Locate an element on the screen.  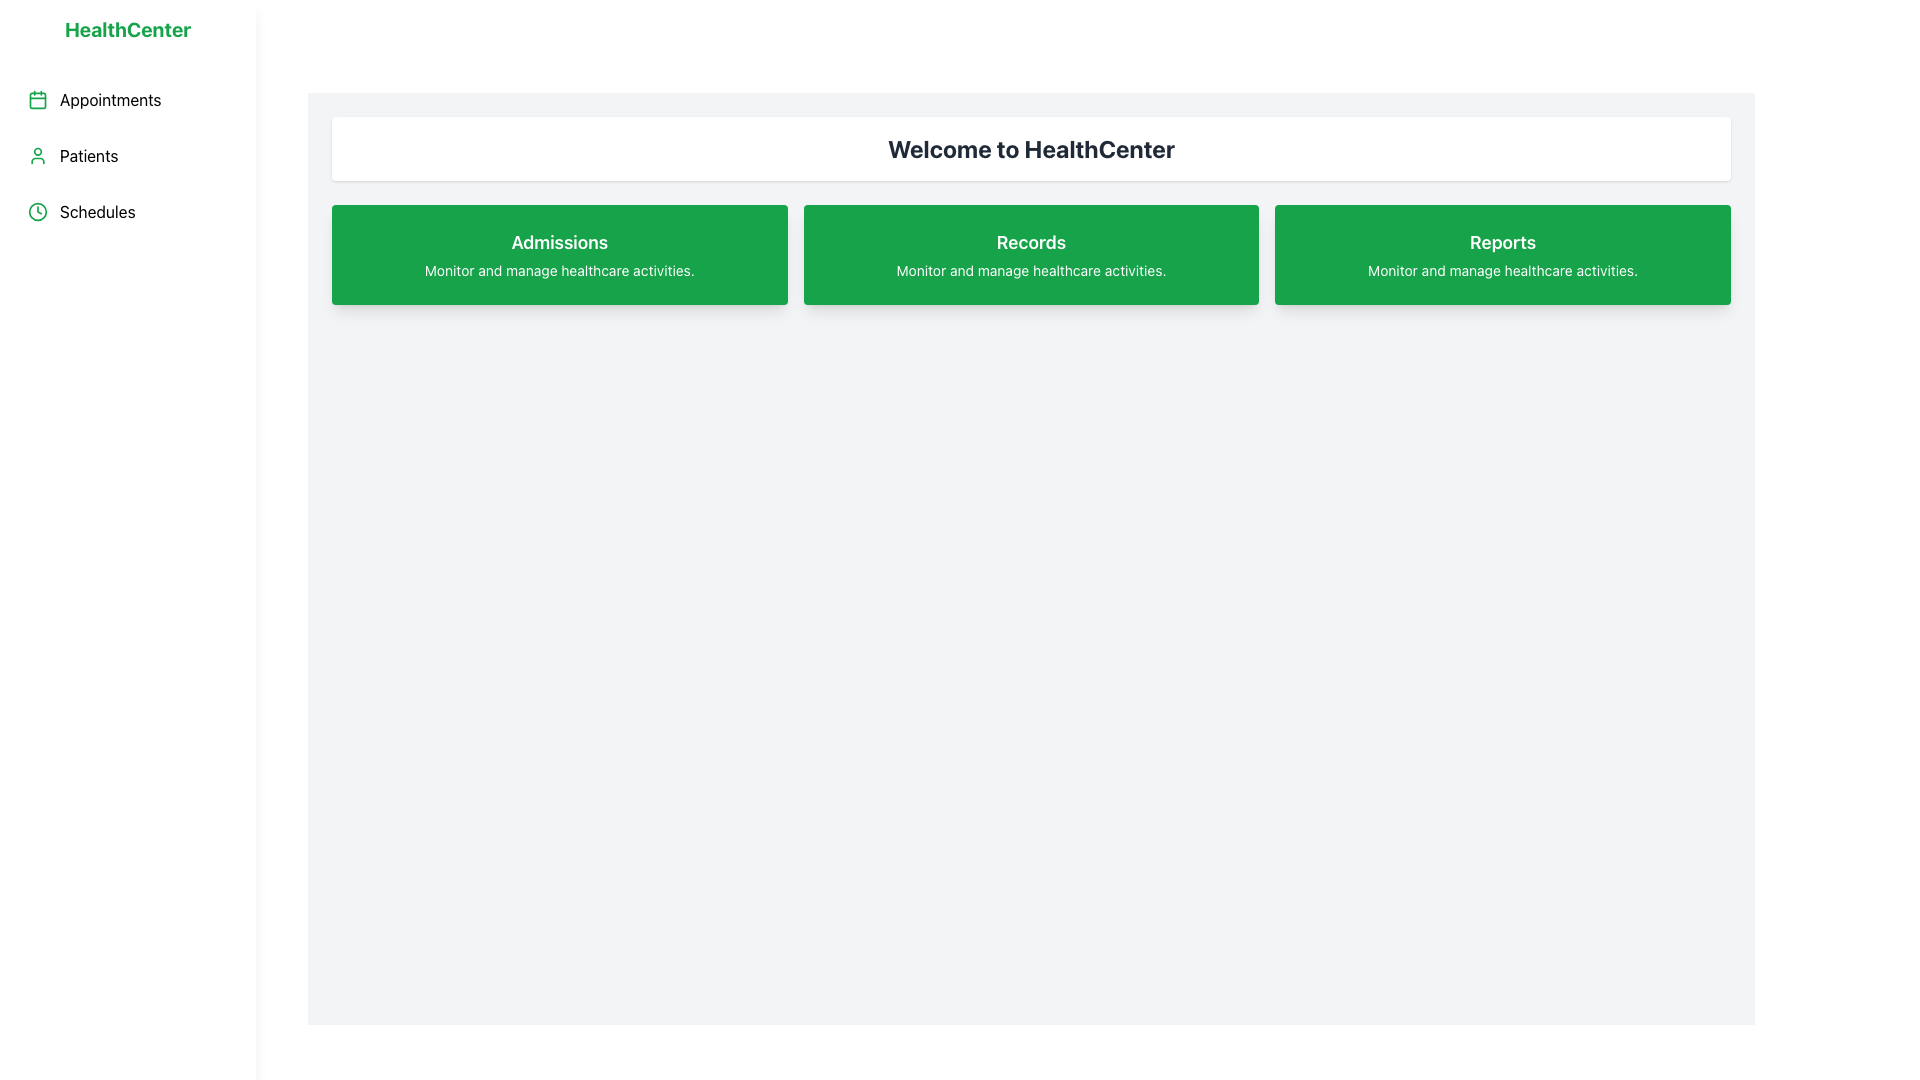
text content of the welcoming header located at the top center of the interface, above the green buttons labeled 'Admissions,' 'Records,' and 'Reports.' is located at coordinates (1031, 148).